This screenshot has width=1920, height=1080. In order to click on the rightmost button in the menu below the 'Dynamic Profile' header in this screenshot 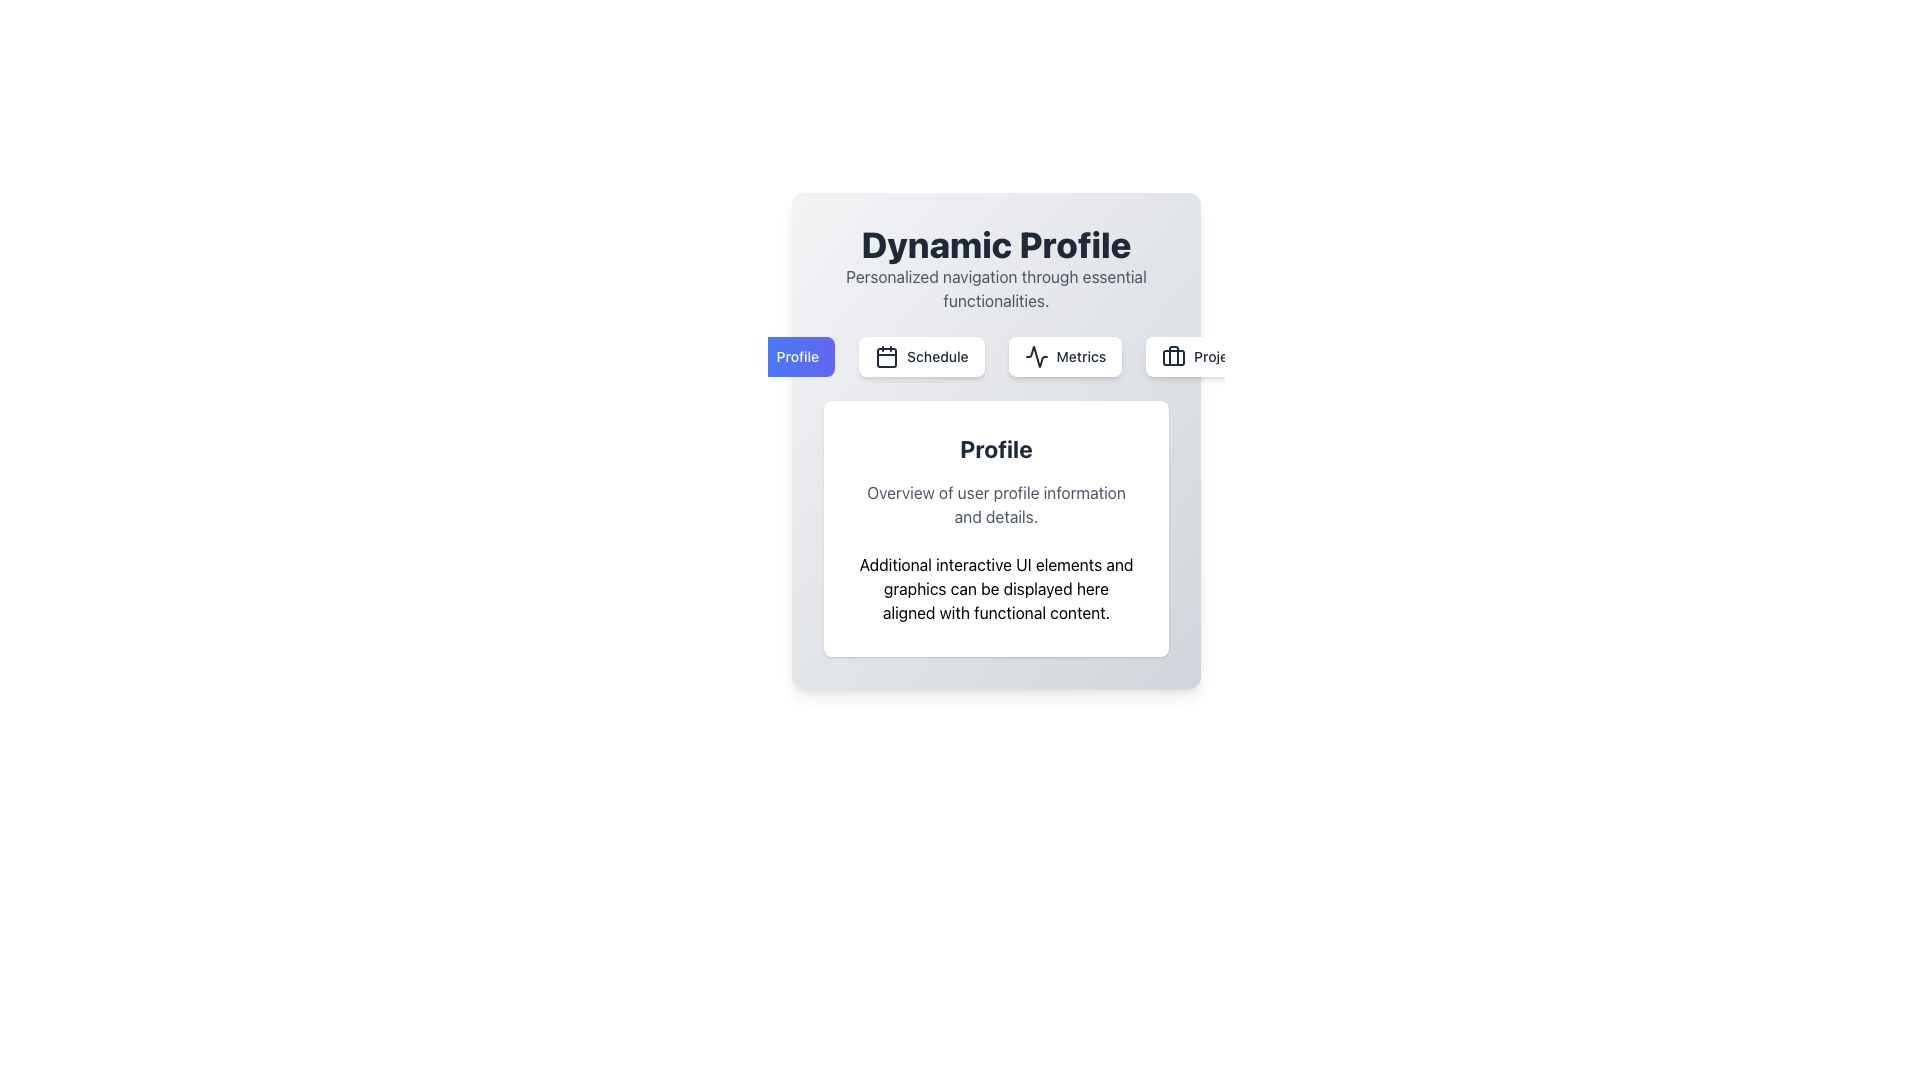, I will do `click(1204, 356)`.